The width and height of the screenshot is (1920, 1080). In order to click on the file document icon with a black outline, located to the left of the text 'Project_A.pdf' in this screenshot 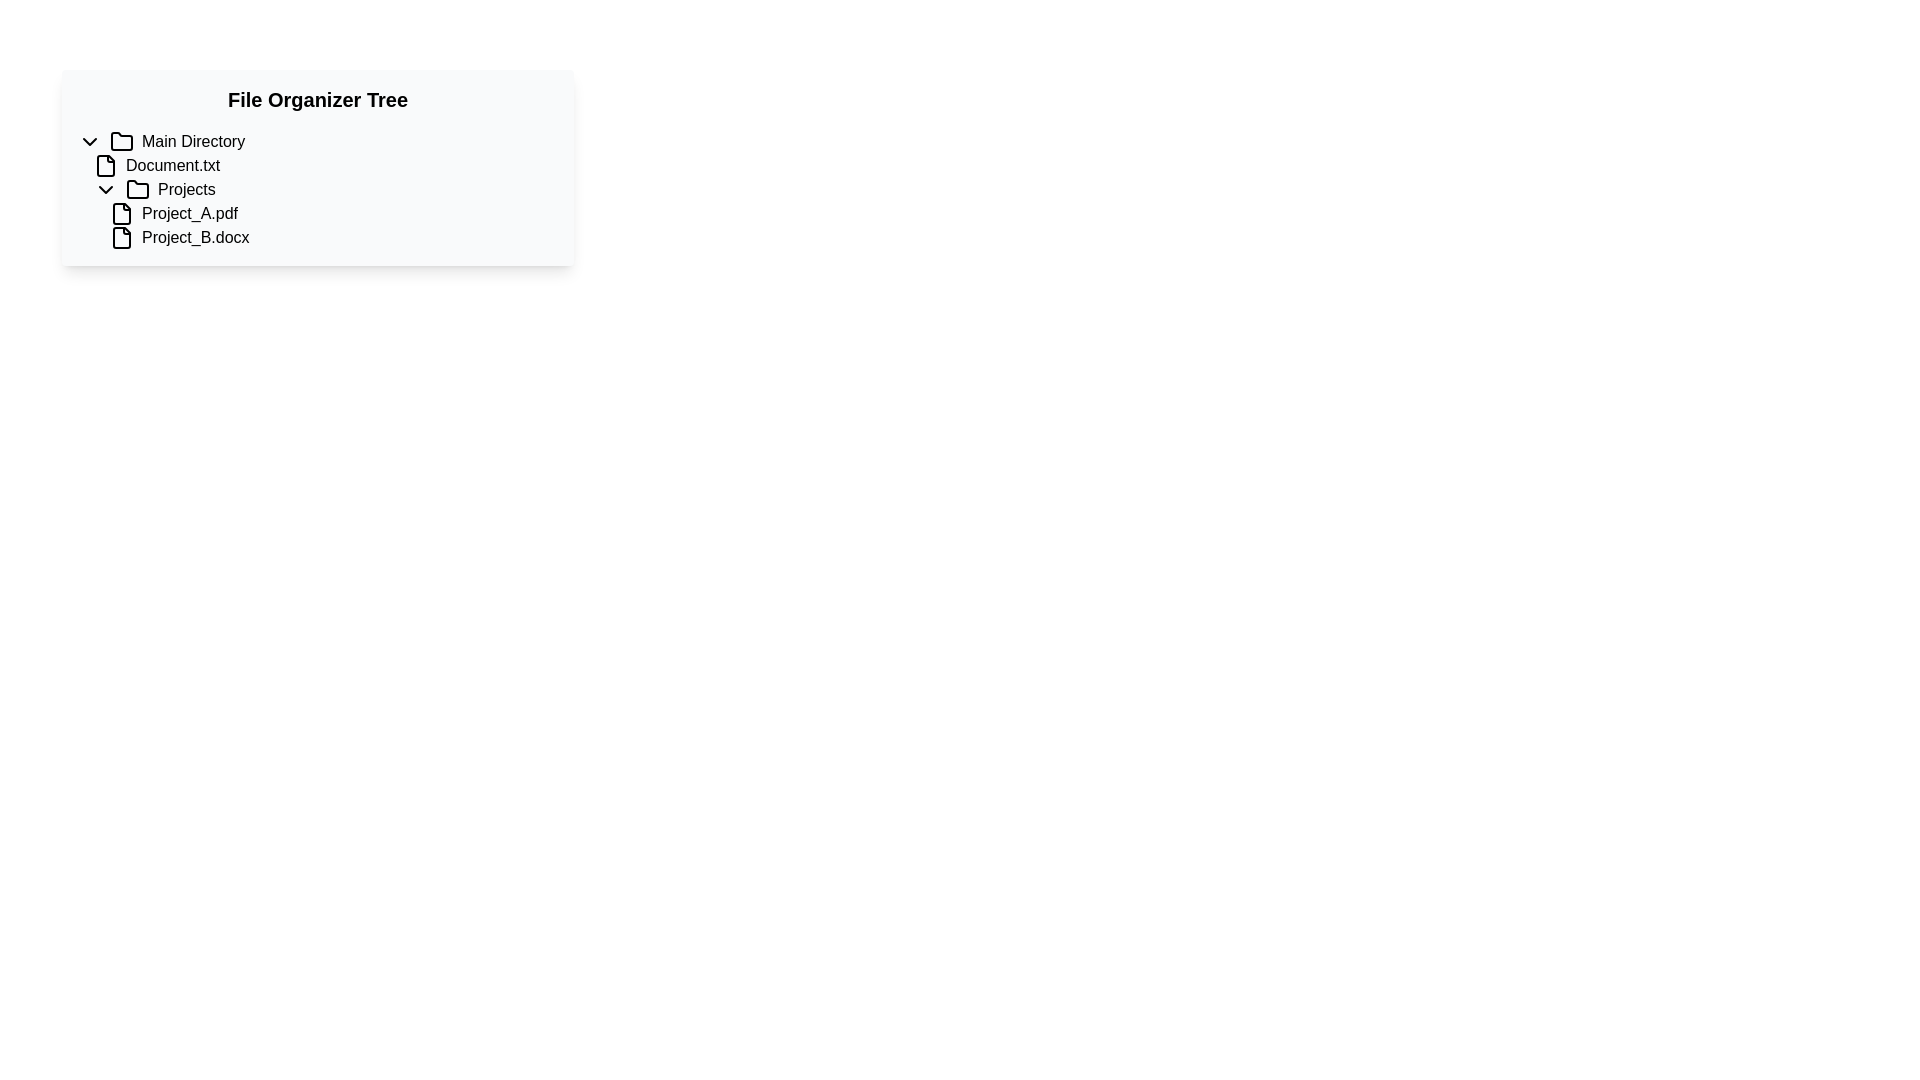, I will do `click(120, 213)`.